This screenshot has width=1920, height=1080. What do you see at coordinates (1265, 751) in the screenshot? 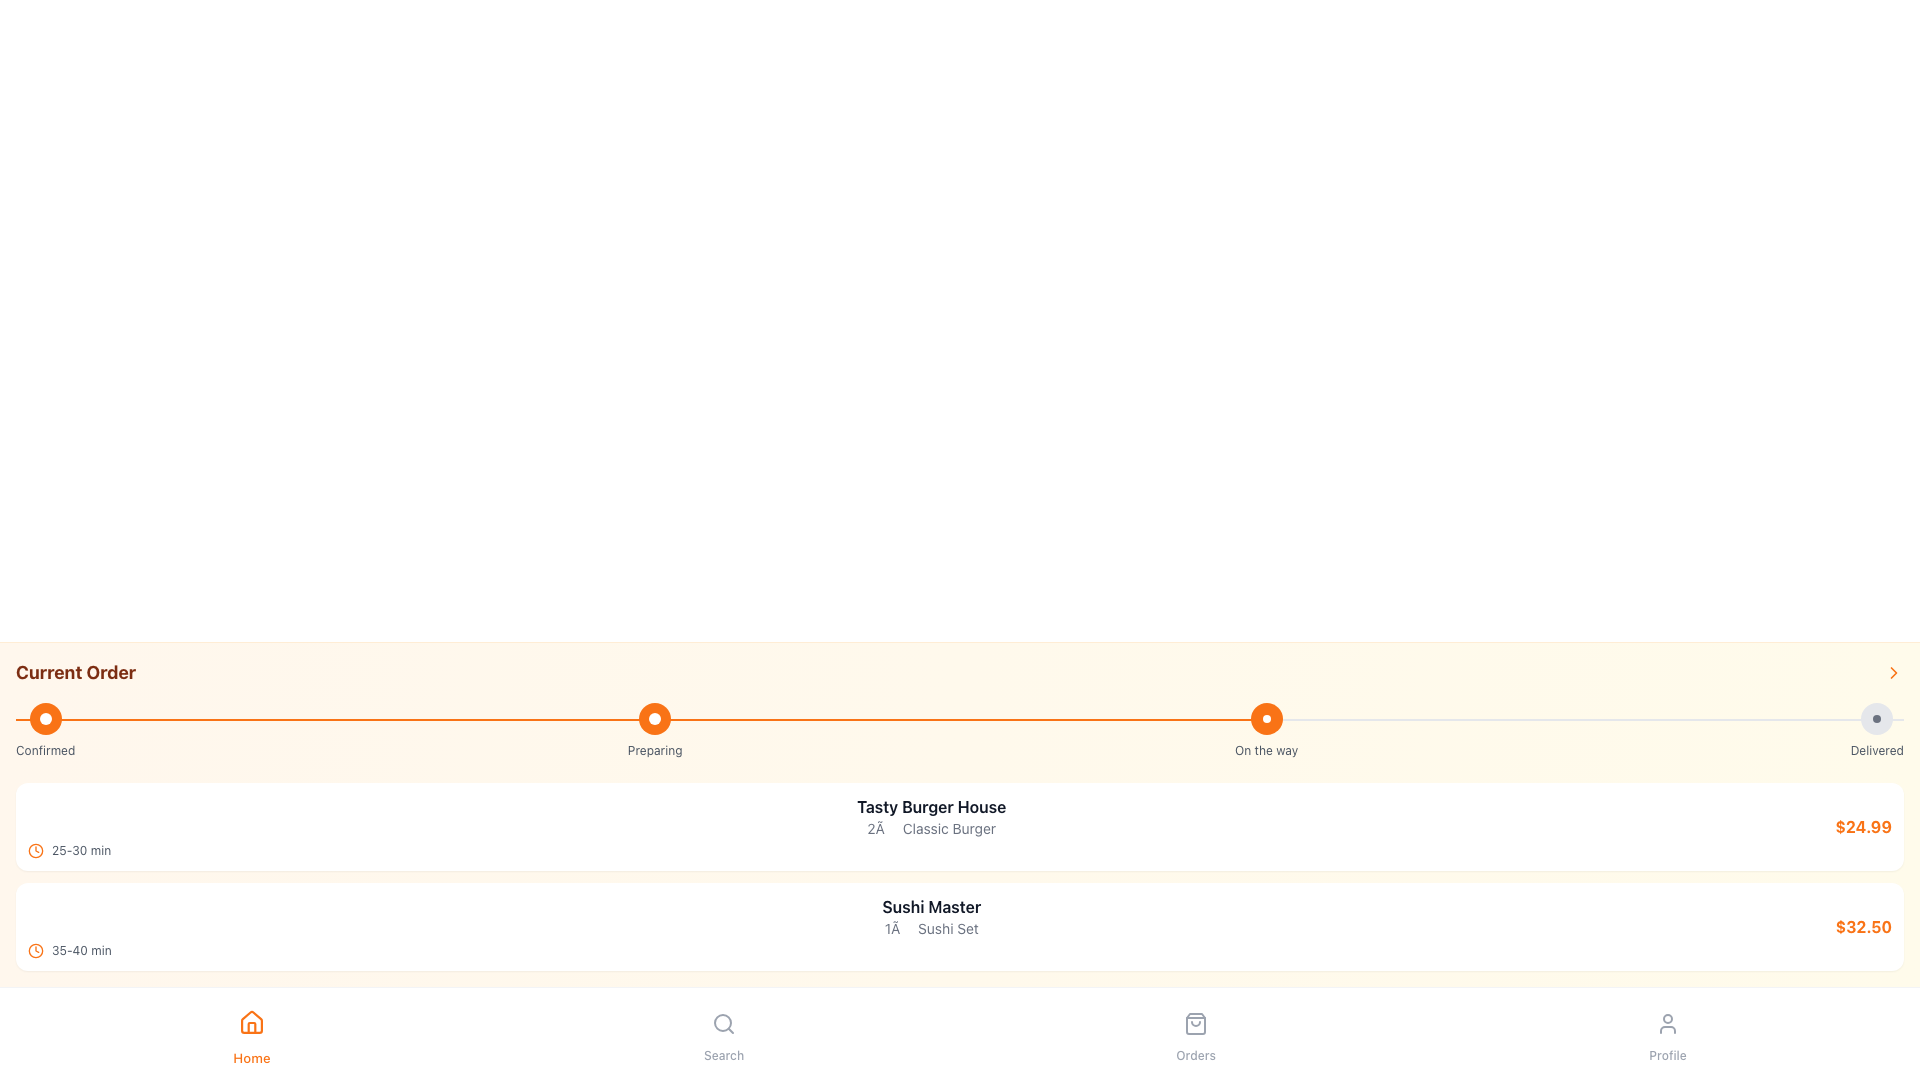
I see `the static text label displaying the status 'On the way' which indicates the current stage of a delivery order` at bounding box center [1265, 751].